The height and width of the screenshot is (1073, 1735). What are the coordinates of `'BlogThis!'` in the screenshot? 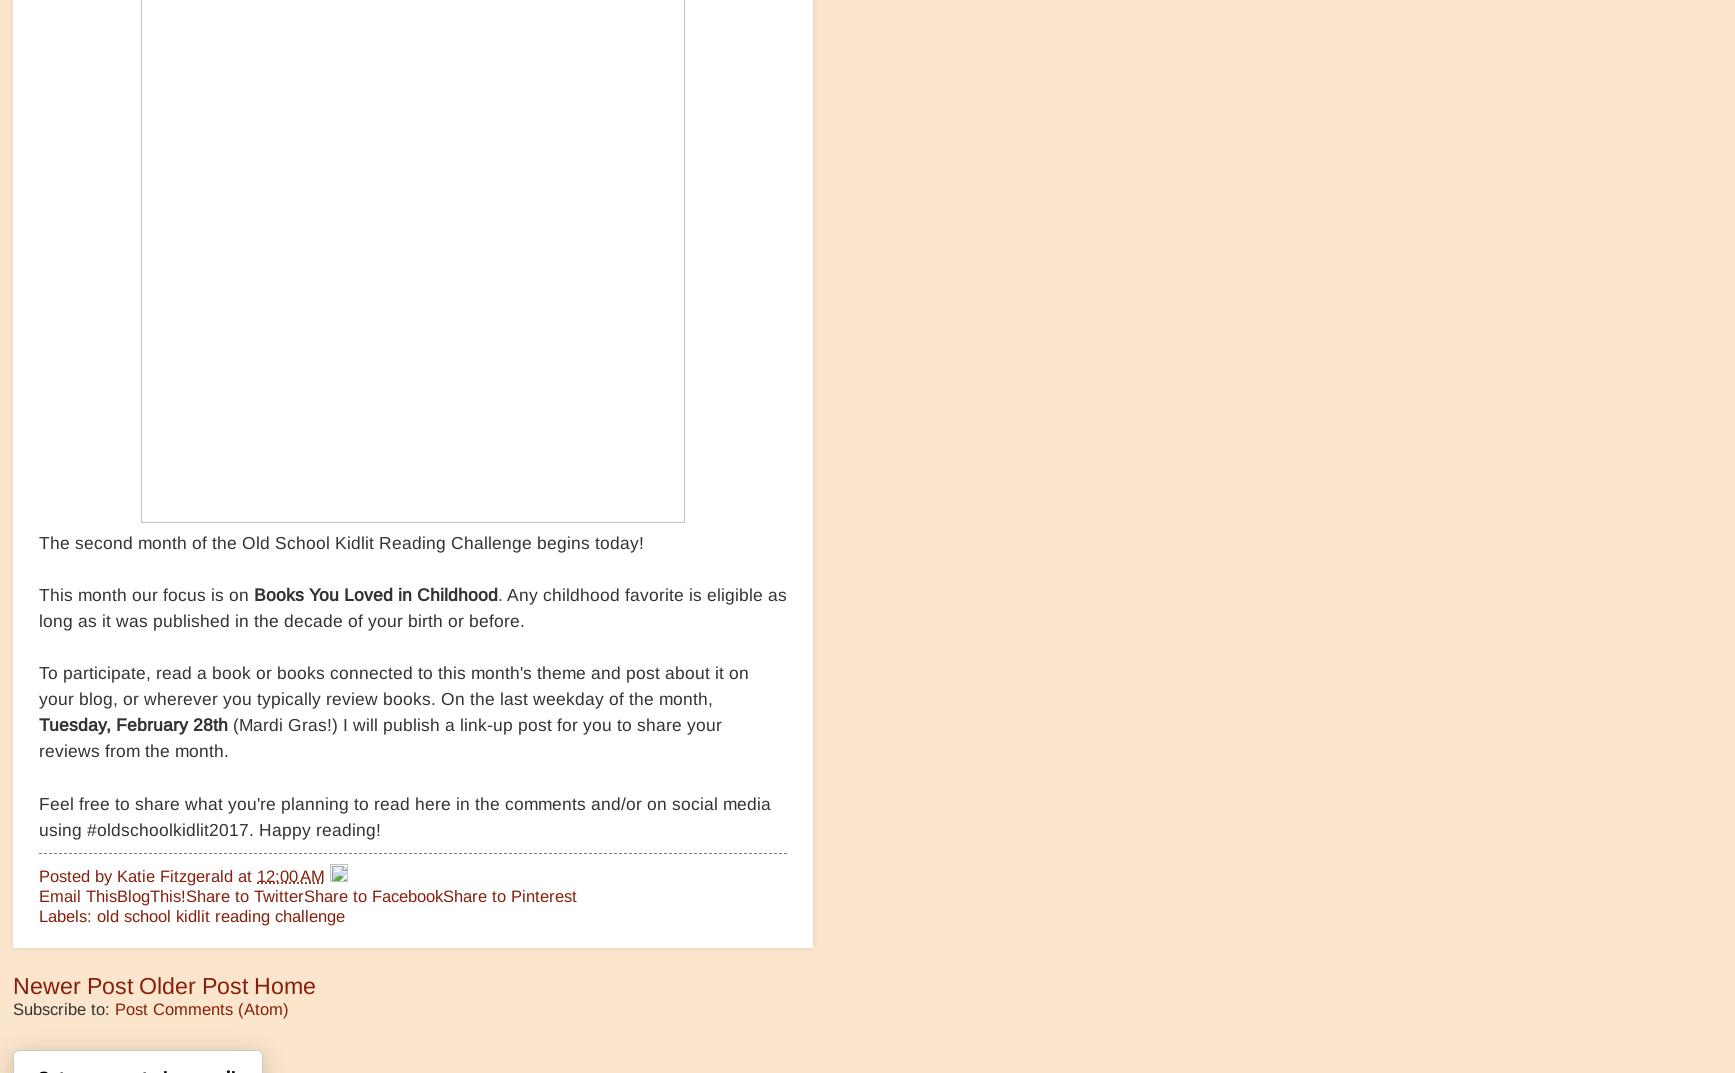 It's located at (151, 895).